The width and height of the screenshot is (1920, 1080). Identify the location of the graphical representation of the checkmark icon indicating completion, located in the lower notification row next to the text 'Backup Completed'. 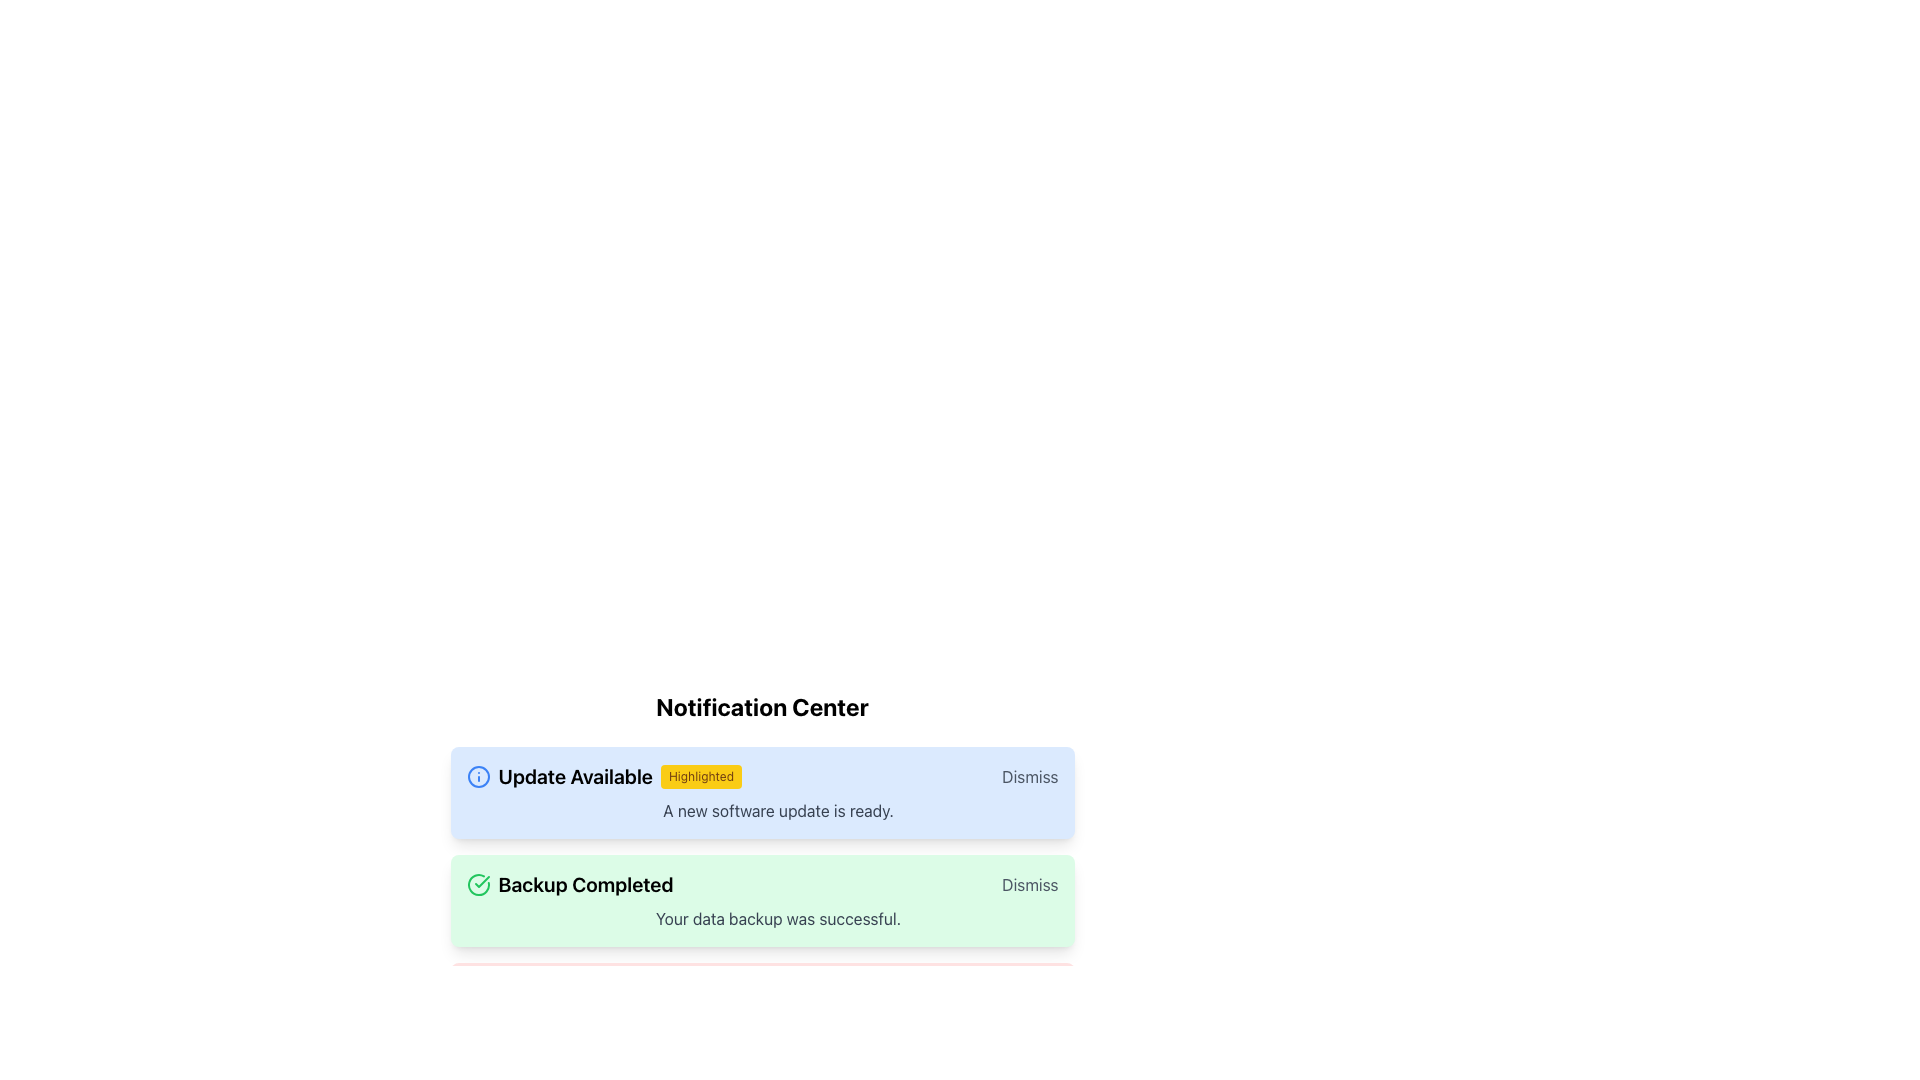
(477, 883).